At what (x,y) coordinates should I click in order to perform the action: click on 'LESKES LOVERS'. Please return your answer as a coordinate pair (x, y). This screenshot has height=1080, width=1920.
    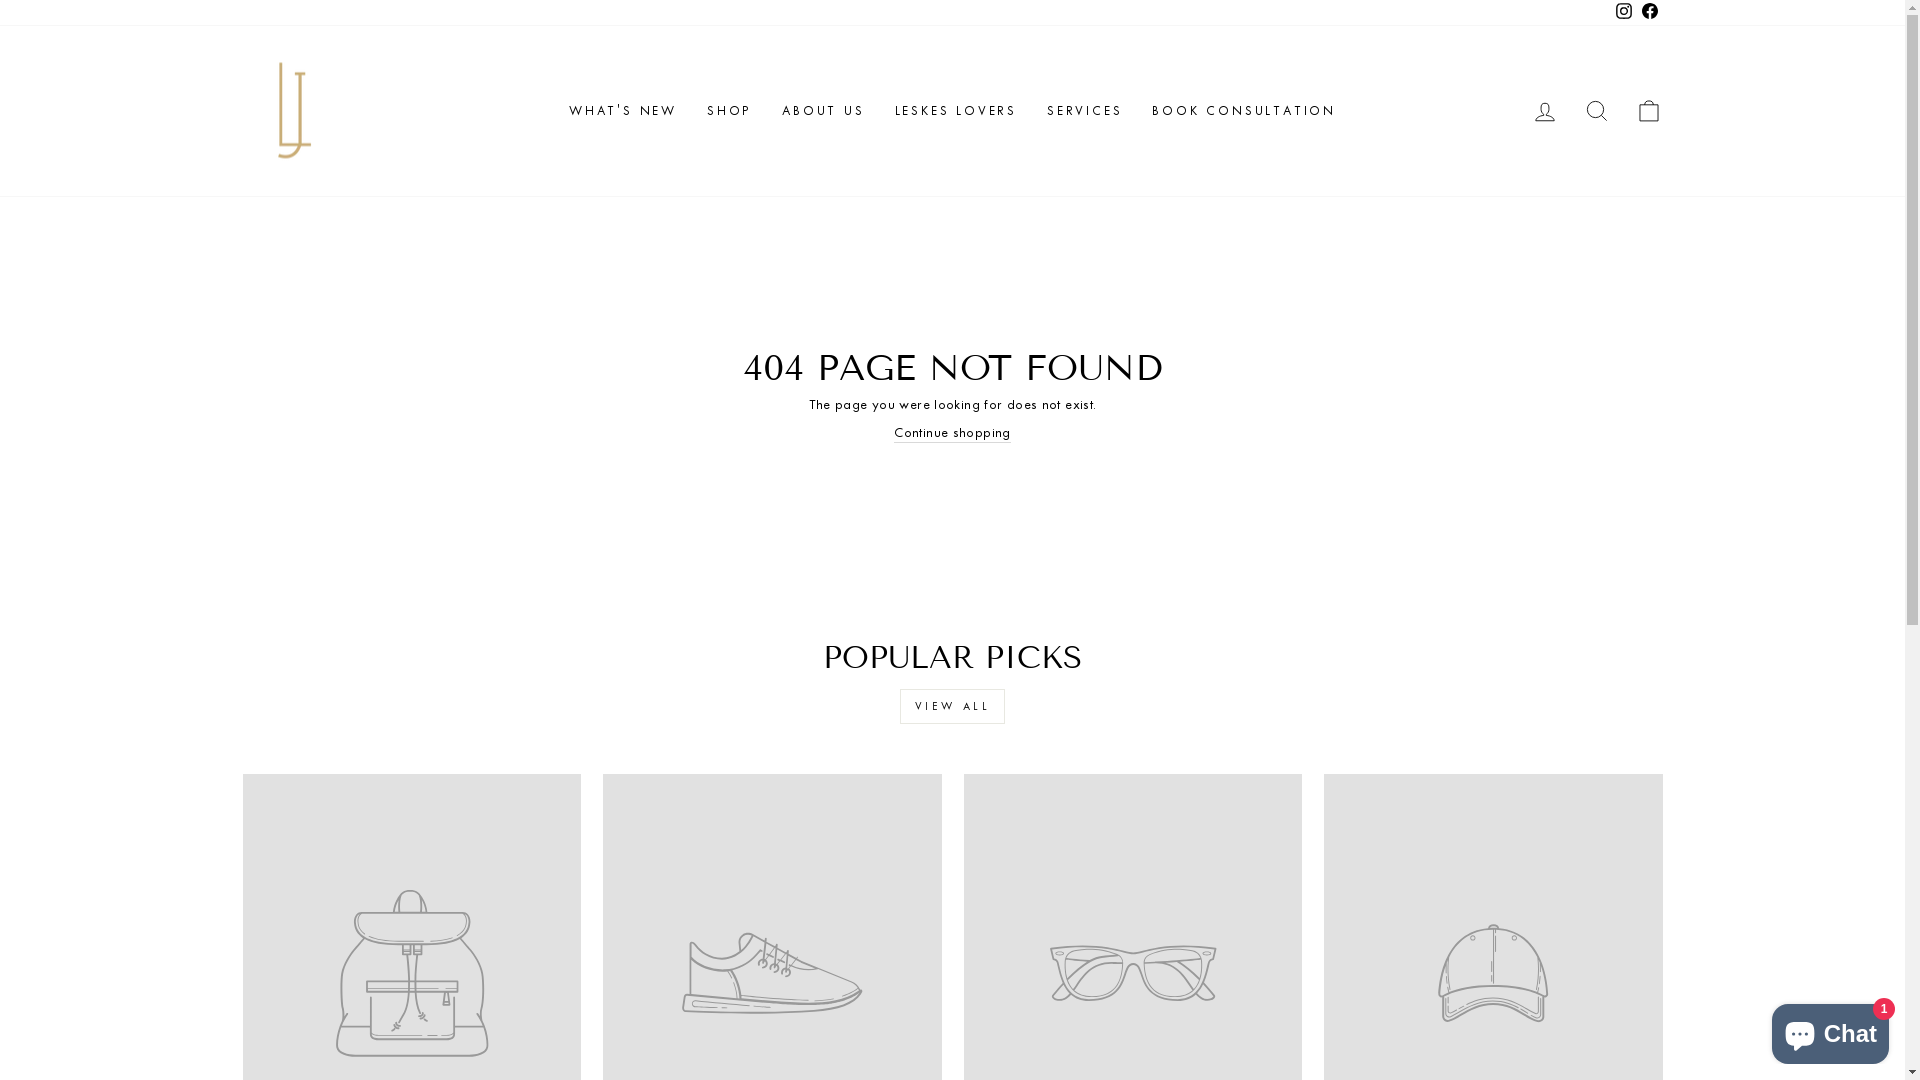
    Looking at the image, I should click on (954, 111).